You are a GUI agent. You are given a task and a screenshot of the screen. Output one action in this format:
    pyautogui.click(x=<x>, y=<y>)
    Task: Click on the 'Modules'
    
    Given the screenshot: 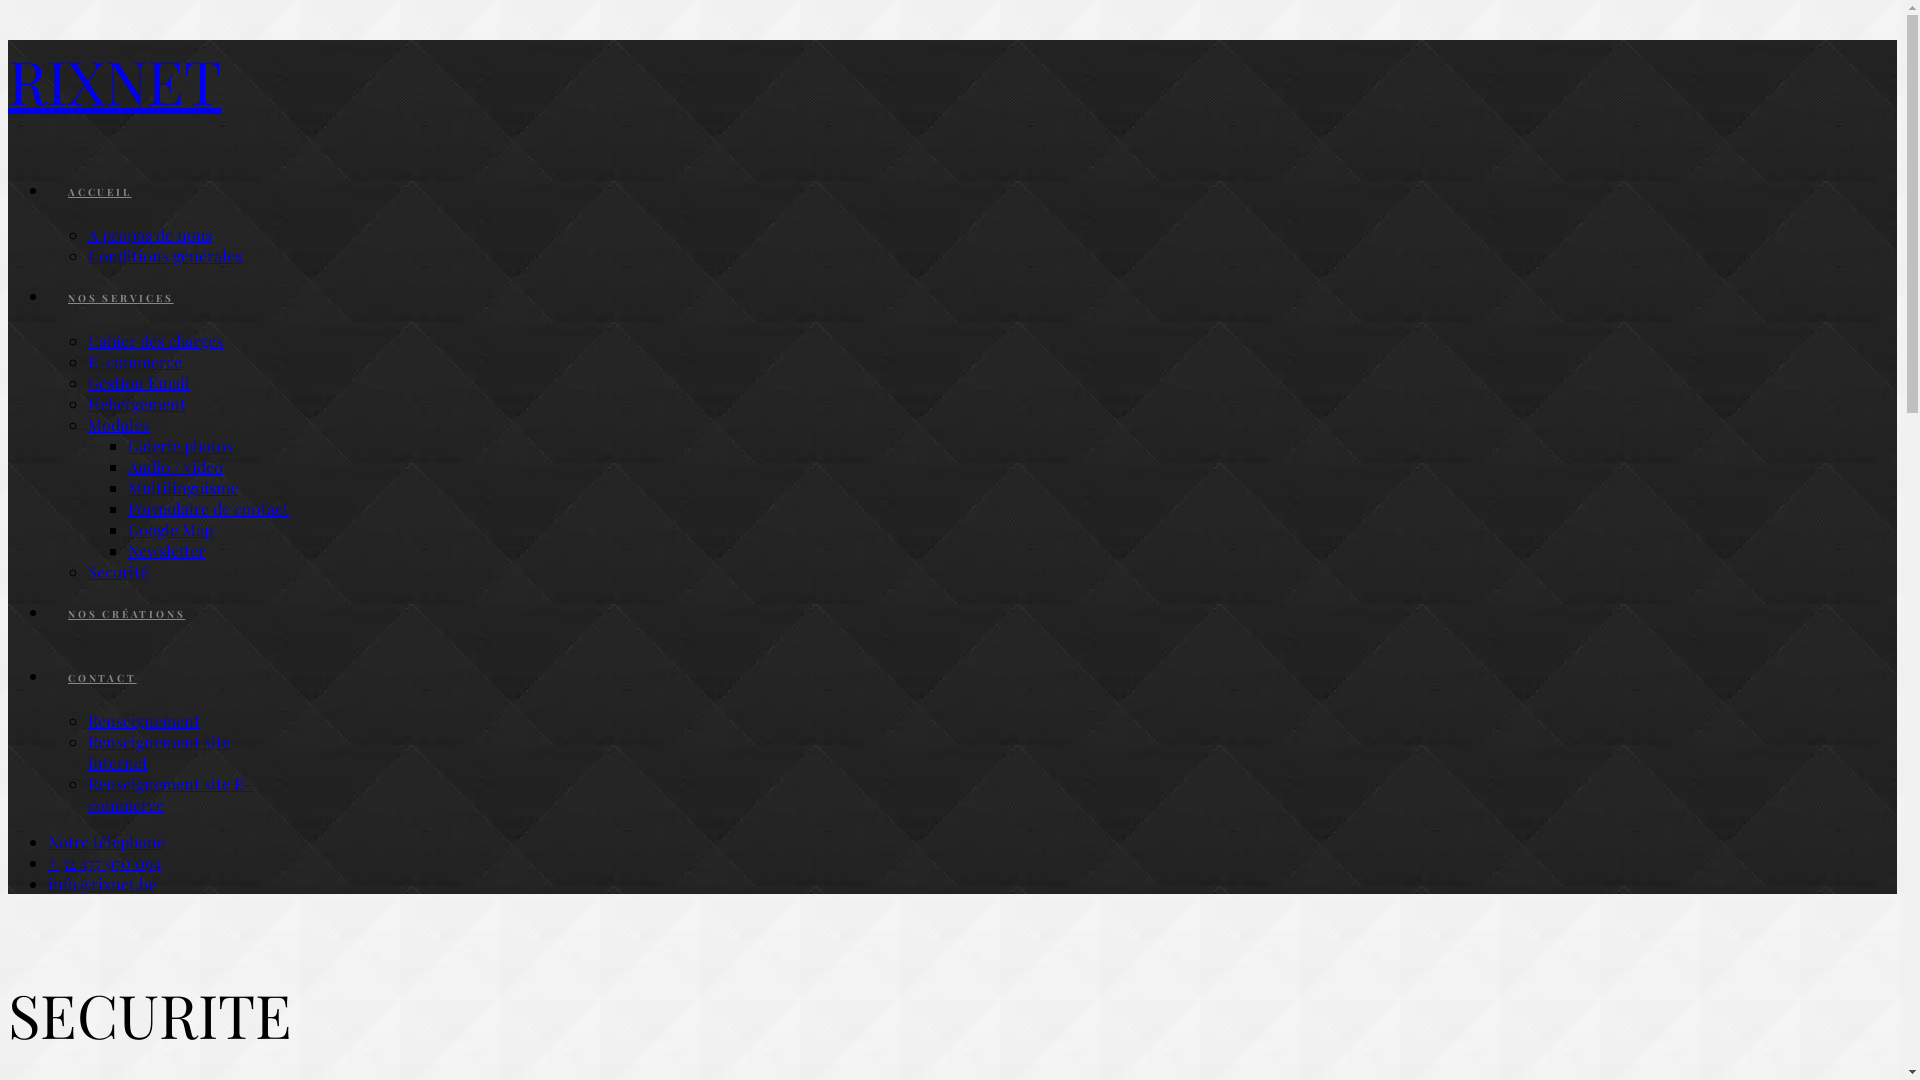 What is the action you would take?
    pyautogui.click(x=117, y=423)
    